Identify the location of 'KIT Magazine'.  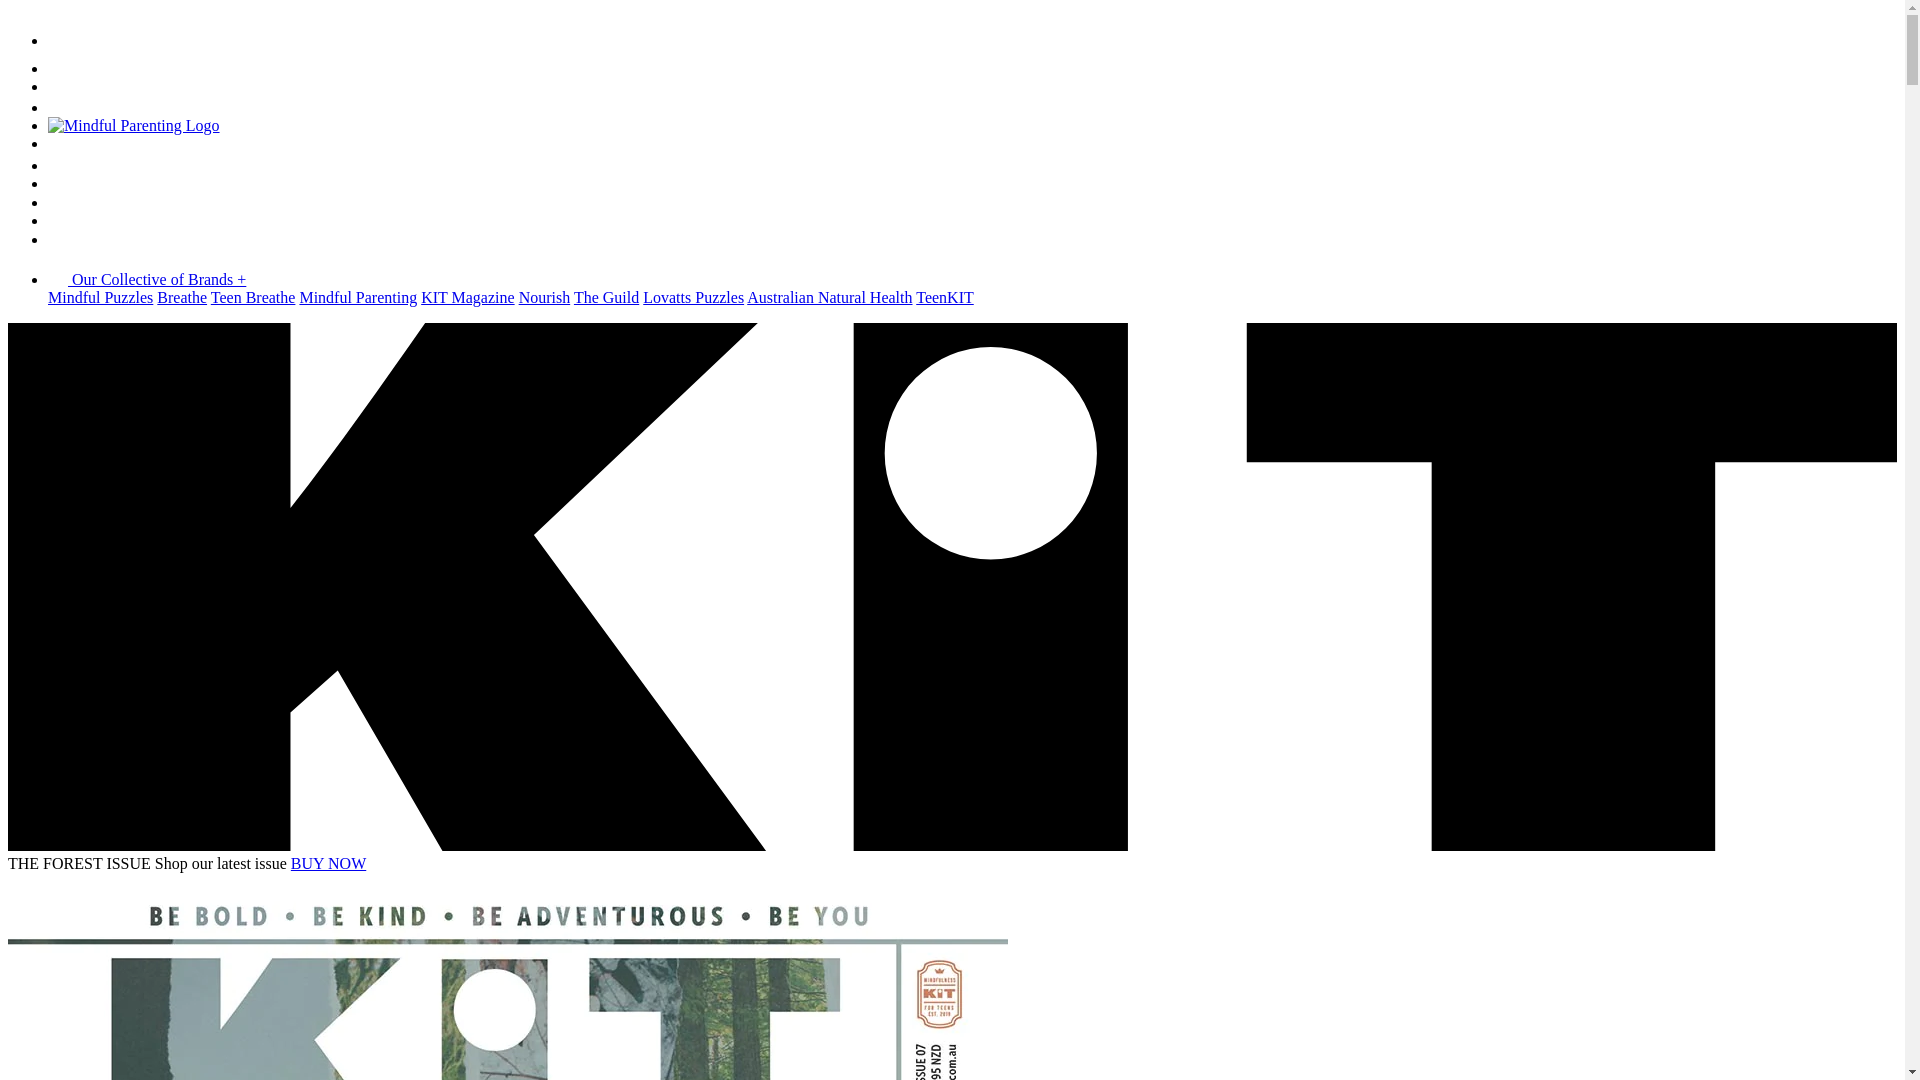
(420, 297).